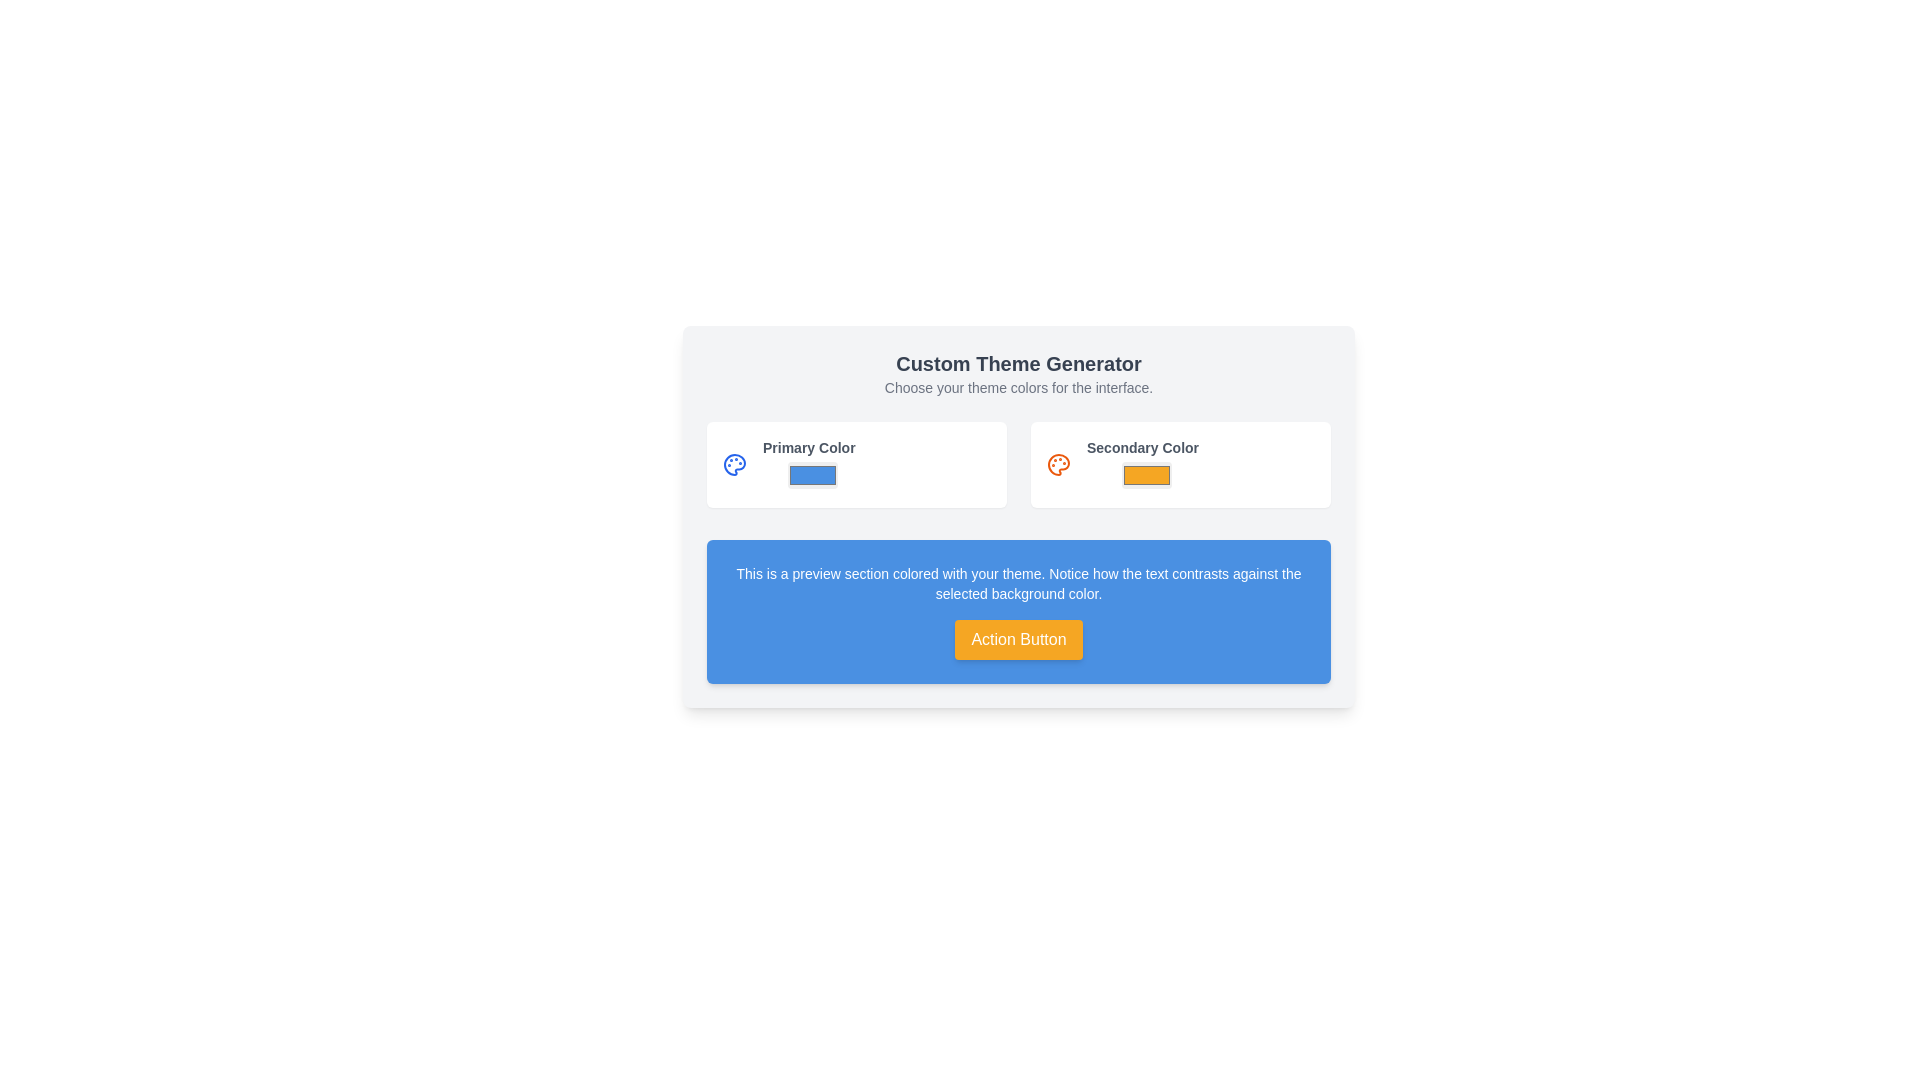 The image size is (1920, 1080). I want to click on the color picker labeled 'Primary Color', so click(809, 465).